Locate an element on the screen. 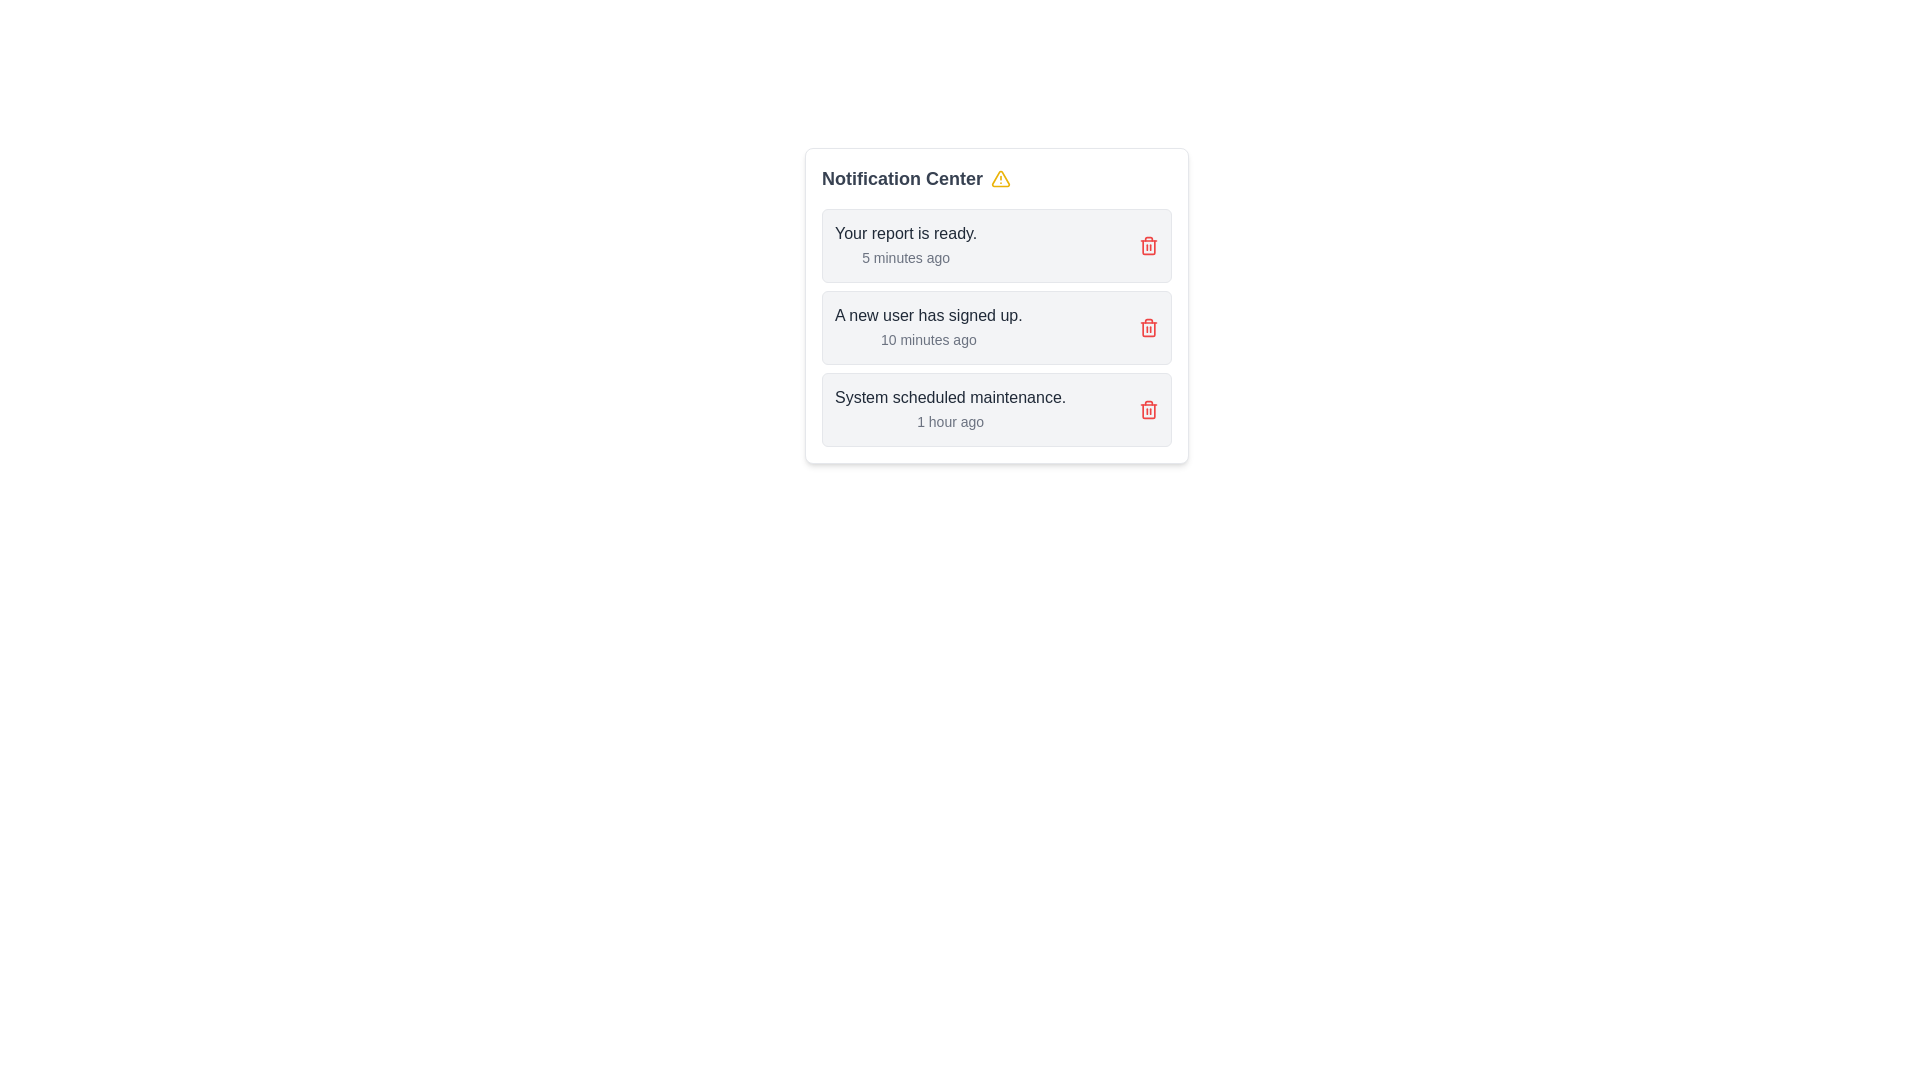 The height and width of the screenshot is (1080, 1920). the text block displaying the message 'System scheduled maintenance.' with the timestamp '1 hour ago' in the Notification Center is located at coordinates (949, 408).